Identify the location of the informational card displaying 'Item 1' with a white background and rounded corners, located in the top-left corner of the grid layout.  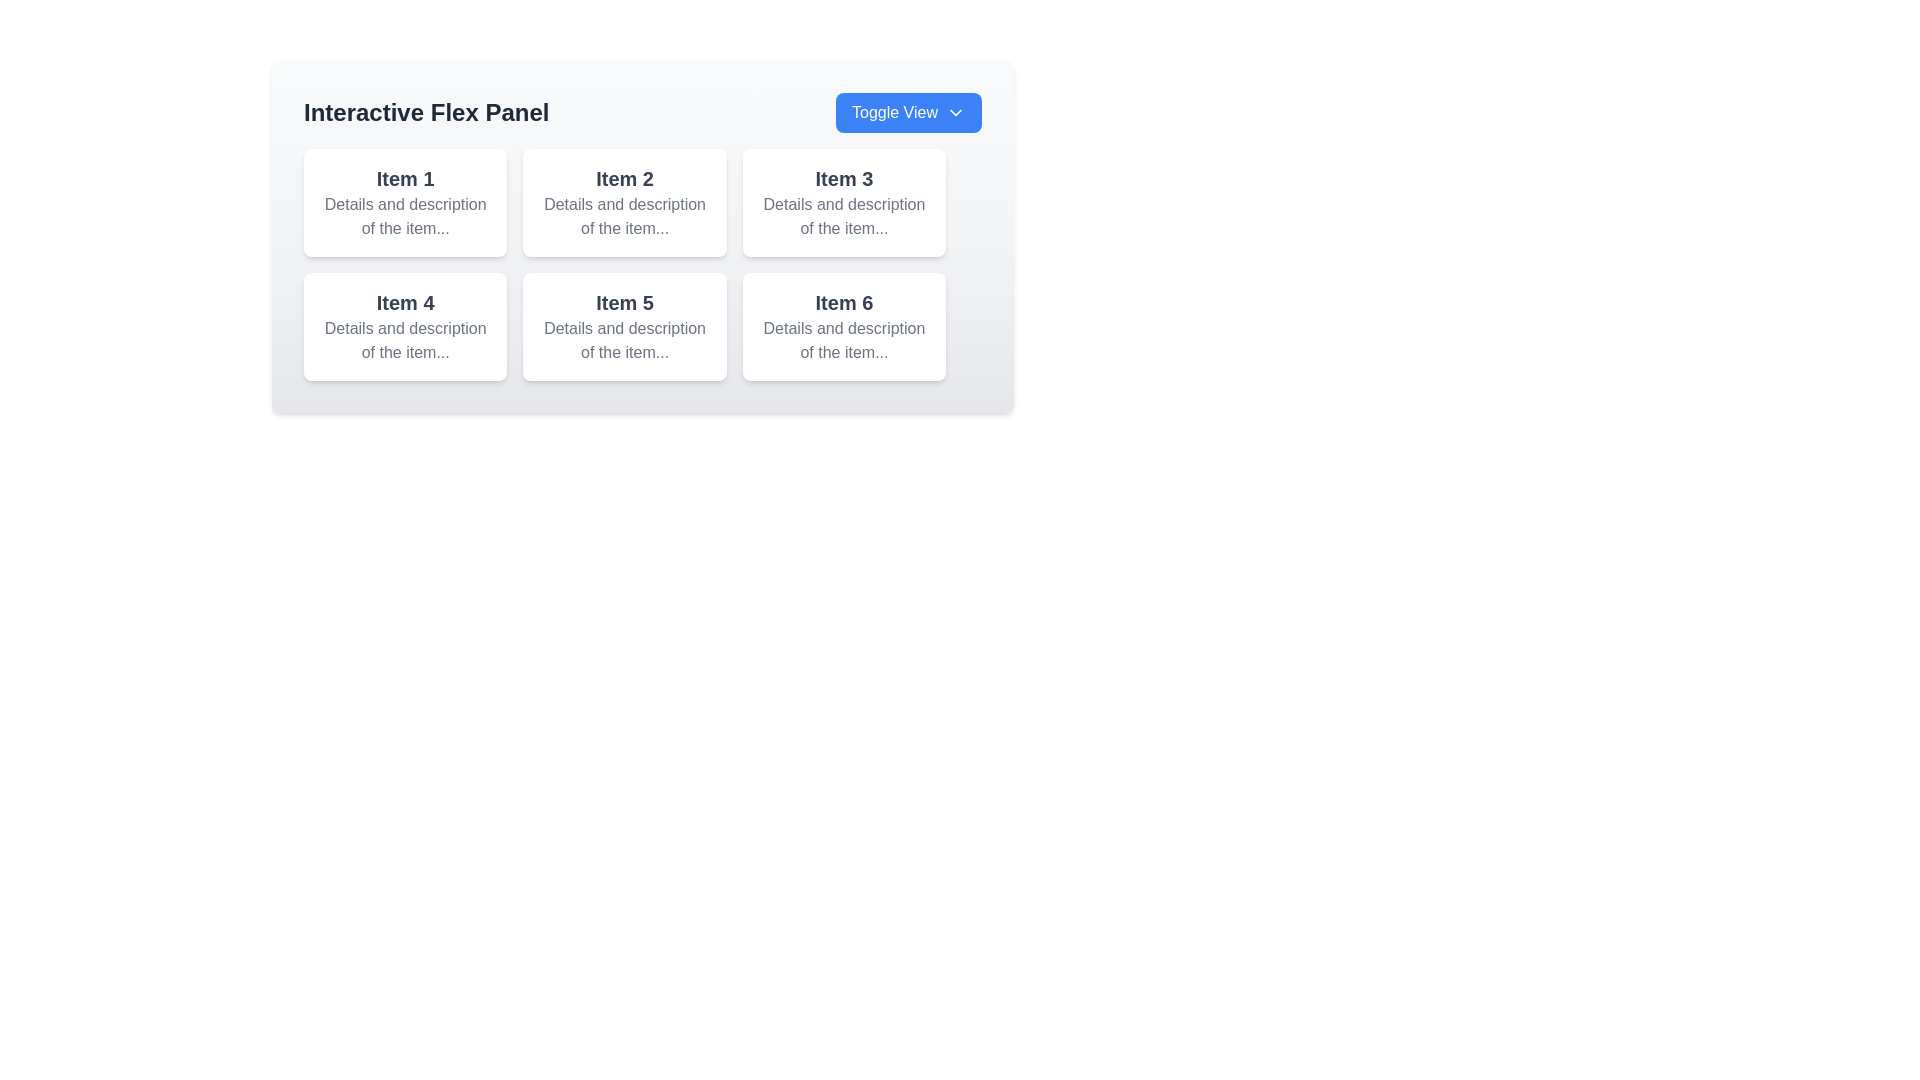
(404, 203).